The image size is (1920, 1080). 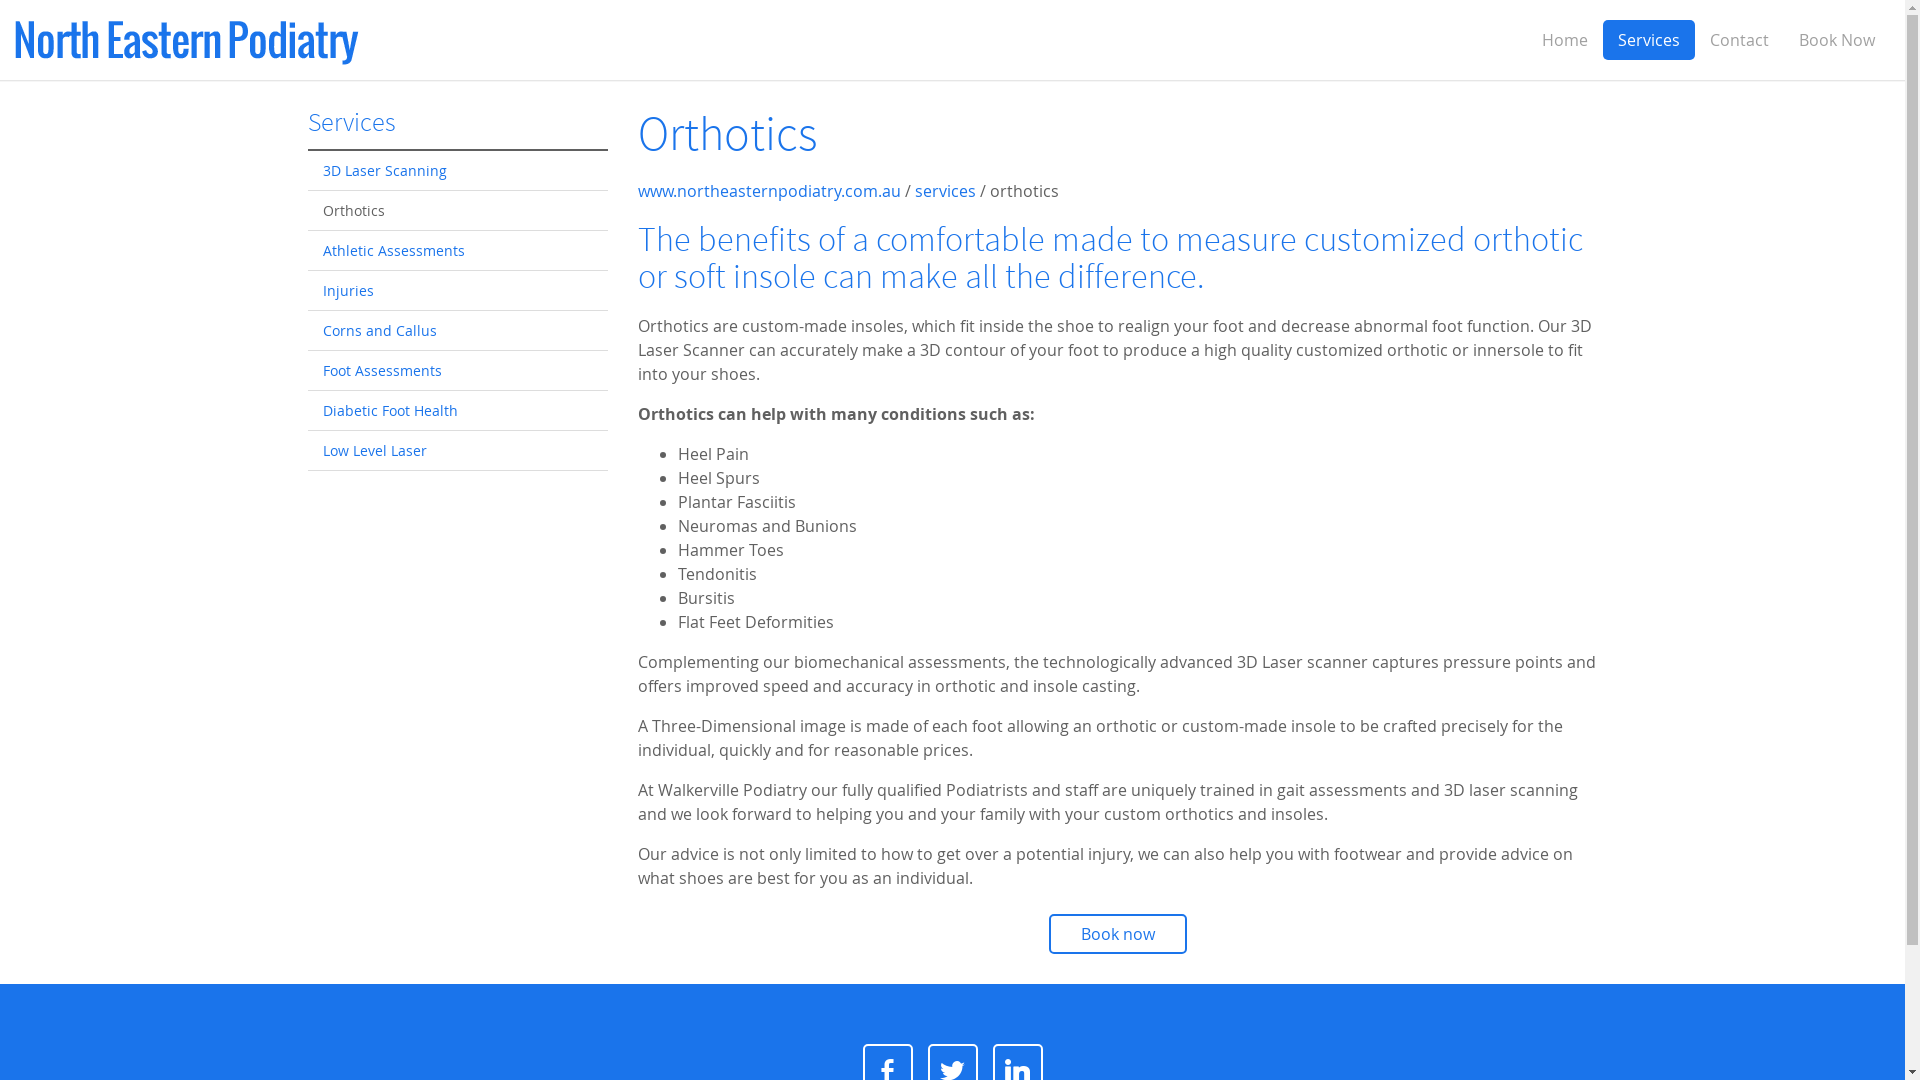 What do you see at coordinates (1837, 39) in the screenshot?
I see `'Book Now'` at bounding box center [1837, 39].